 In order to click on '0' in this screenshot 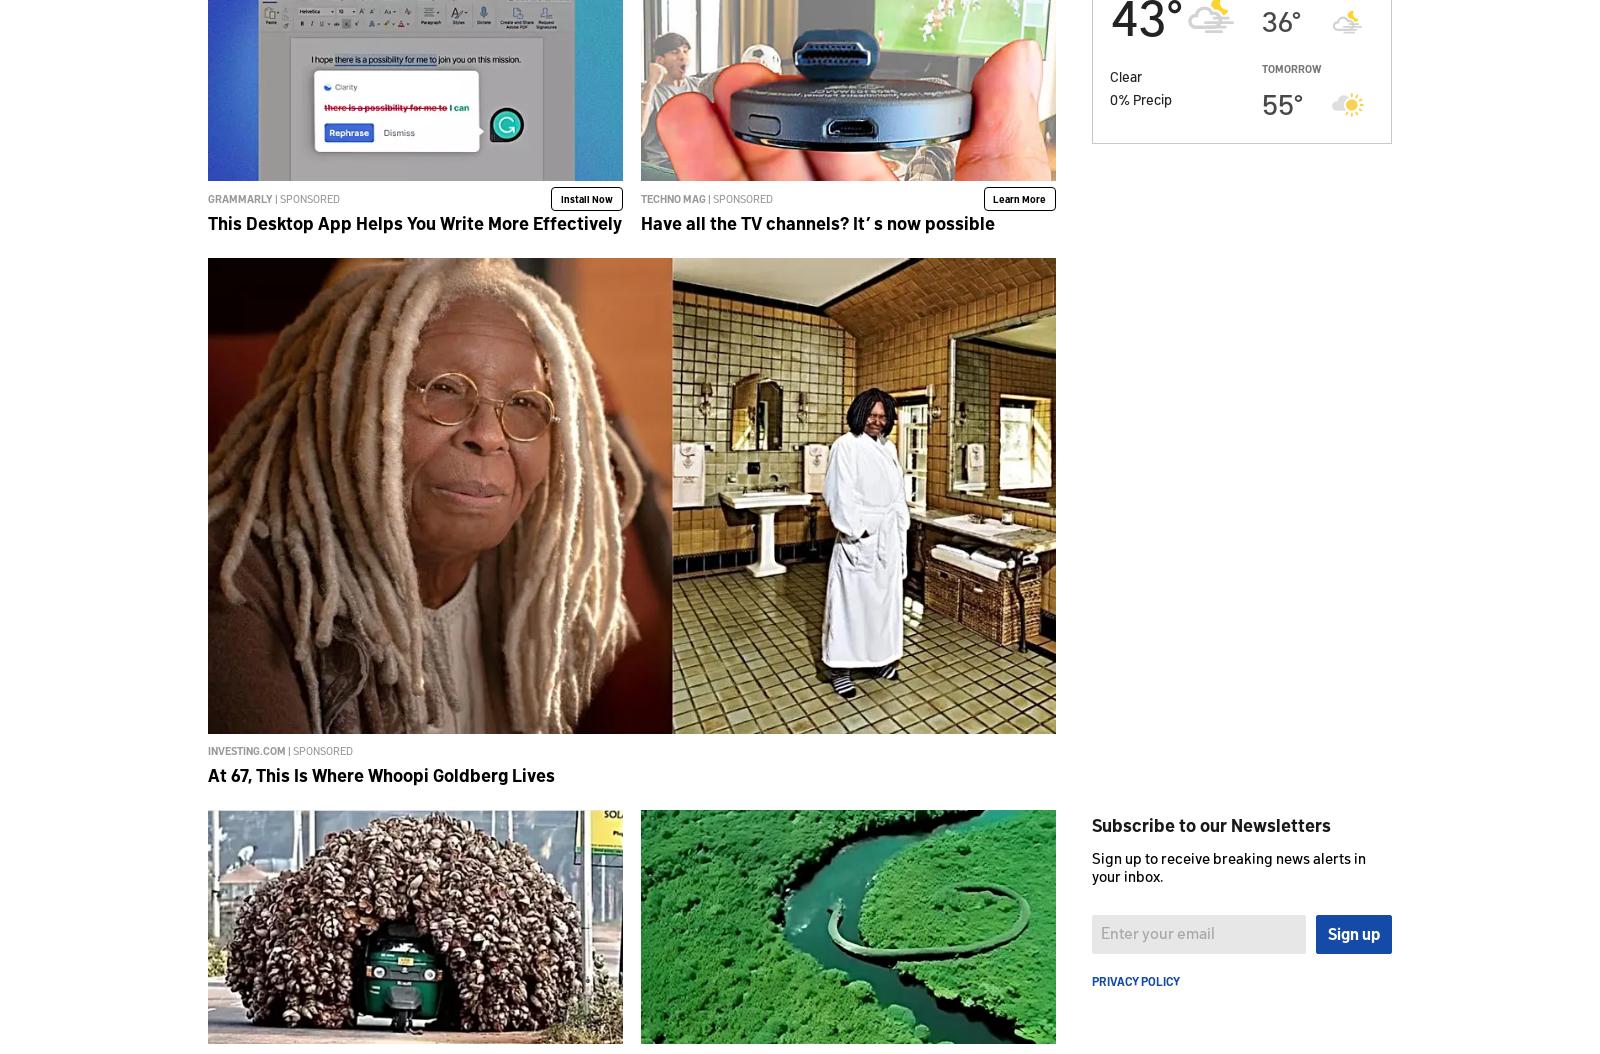, I will do `click(1114, 97)`.